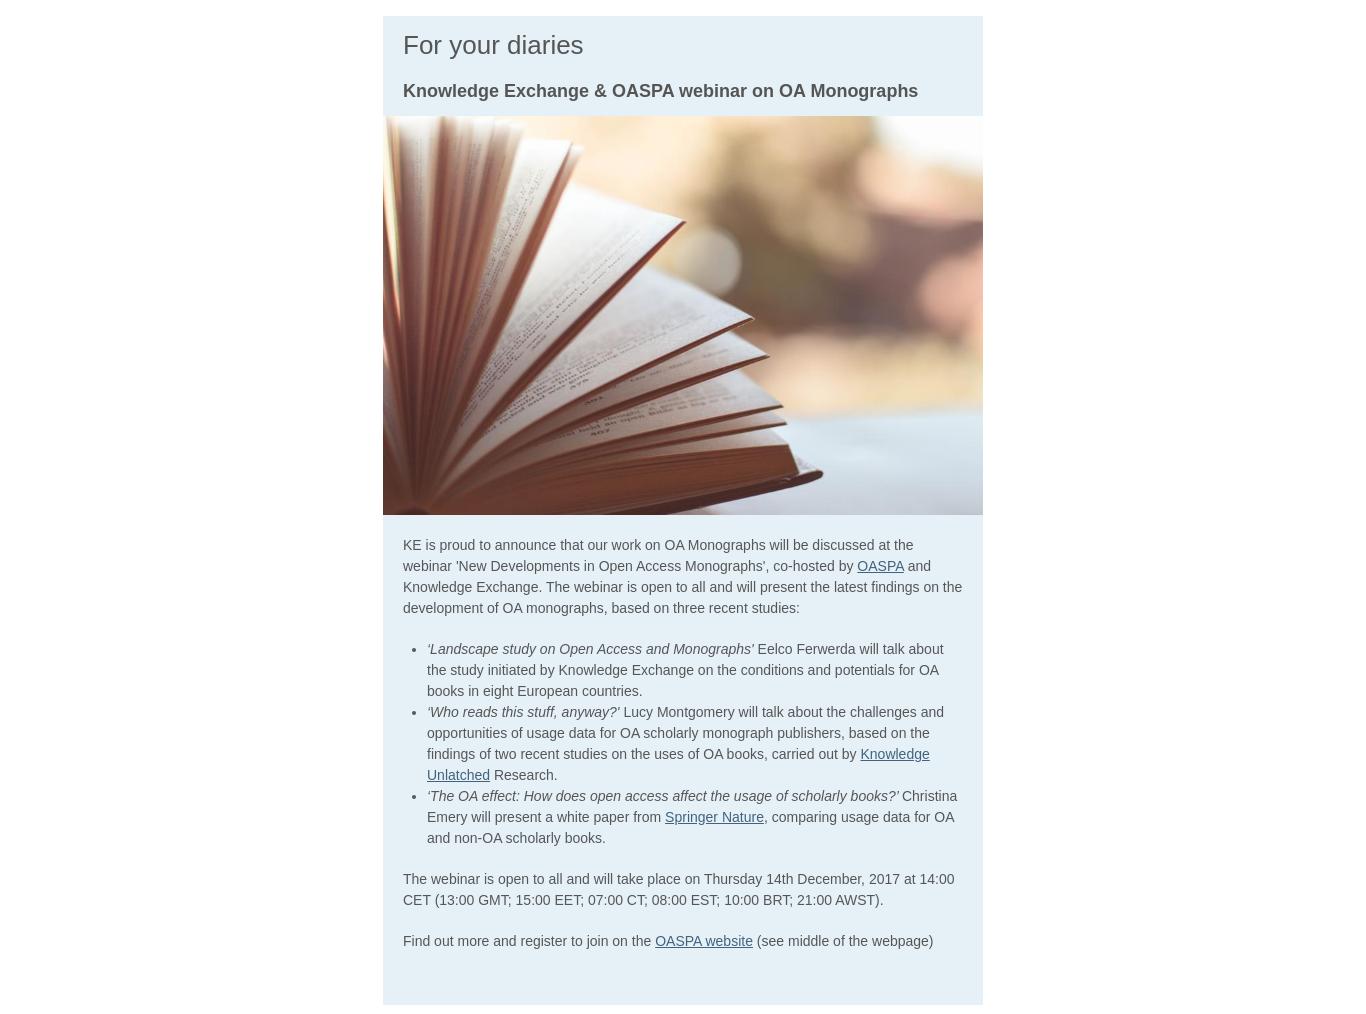  I want to click on 'Research.', so click(523, 773).